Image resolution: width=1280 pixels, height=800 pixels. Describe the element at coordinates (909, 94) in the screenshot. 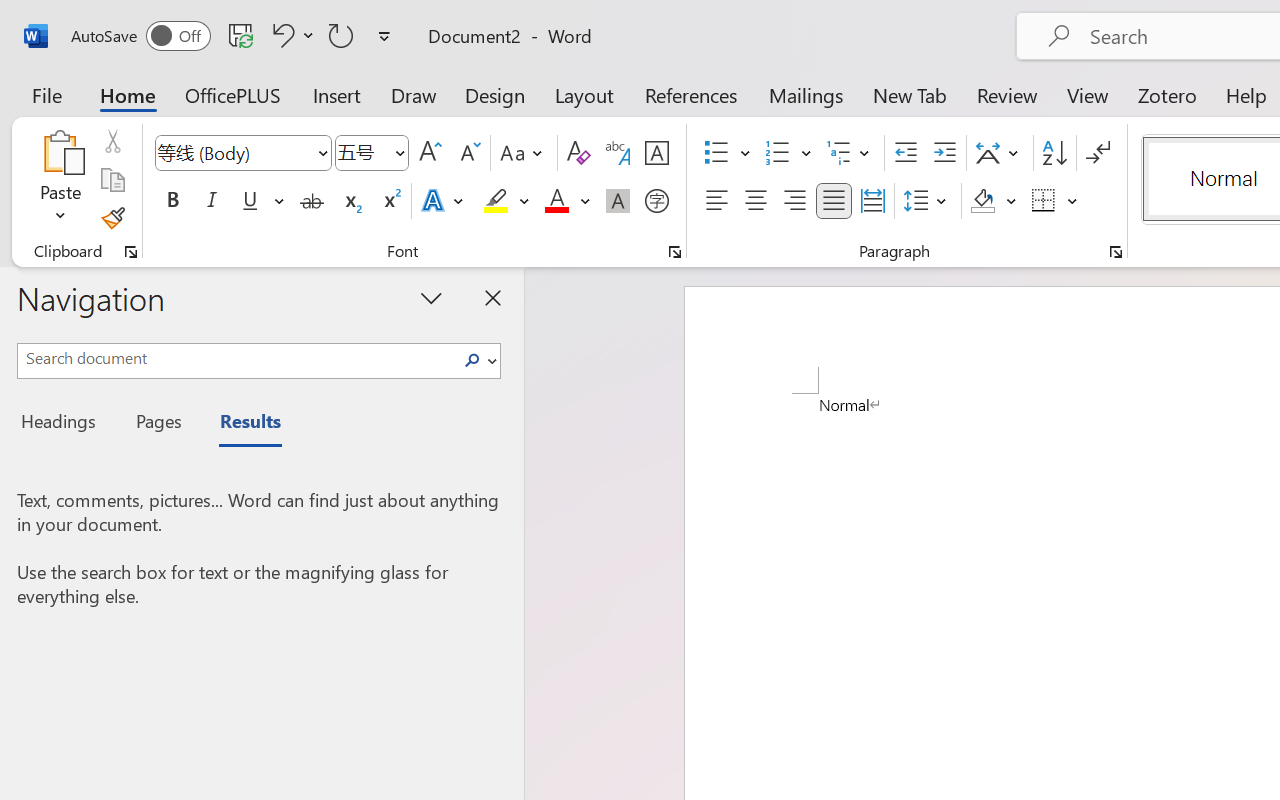

I see `'New Tab'` at that location.